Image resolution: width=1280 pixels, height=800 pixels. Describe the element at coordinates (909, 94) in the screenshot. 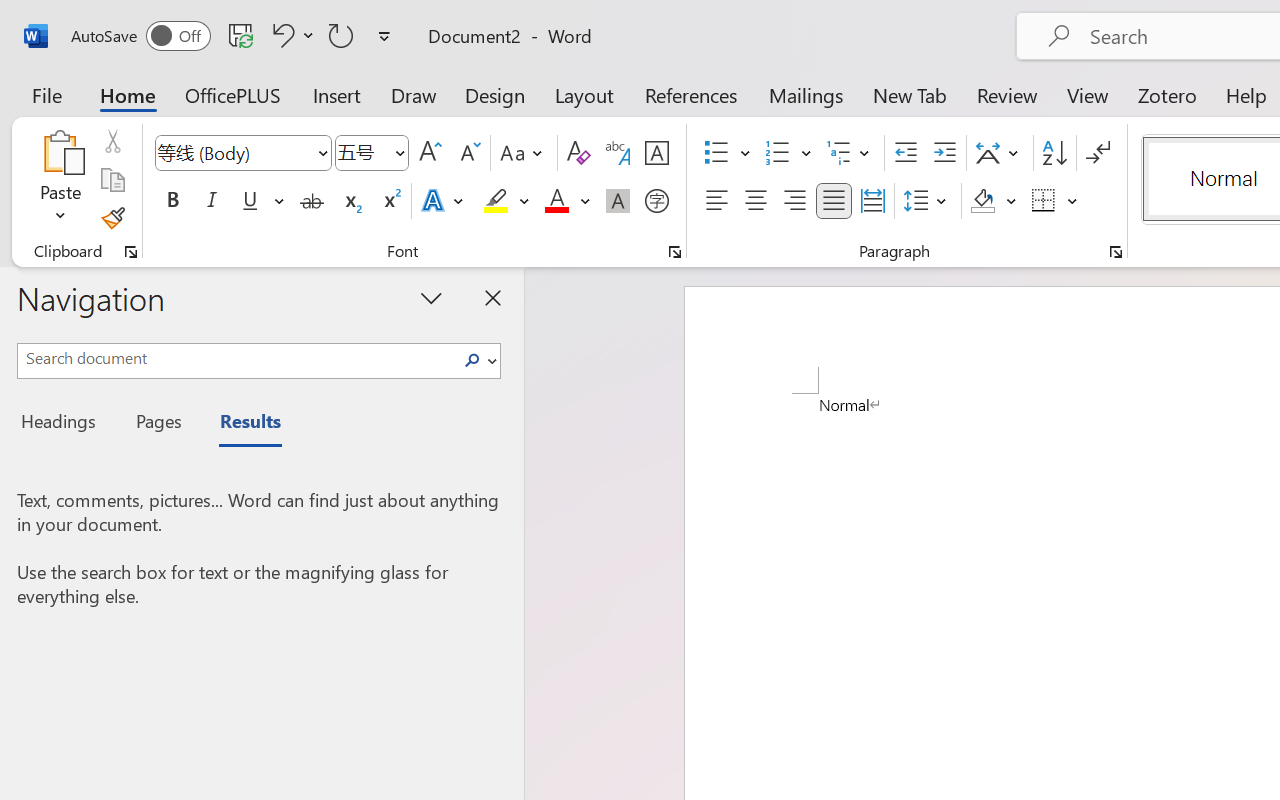

I see `'New Tab'` at that location.